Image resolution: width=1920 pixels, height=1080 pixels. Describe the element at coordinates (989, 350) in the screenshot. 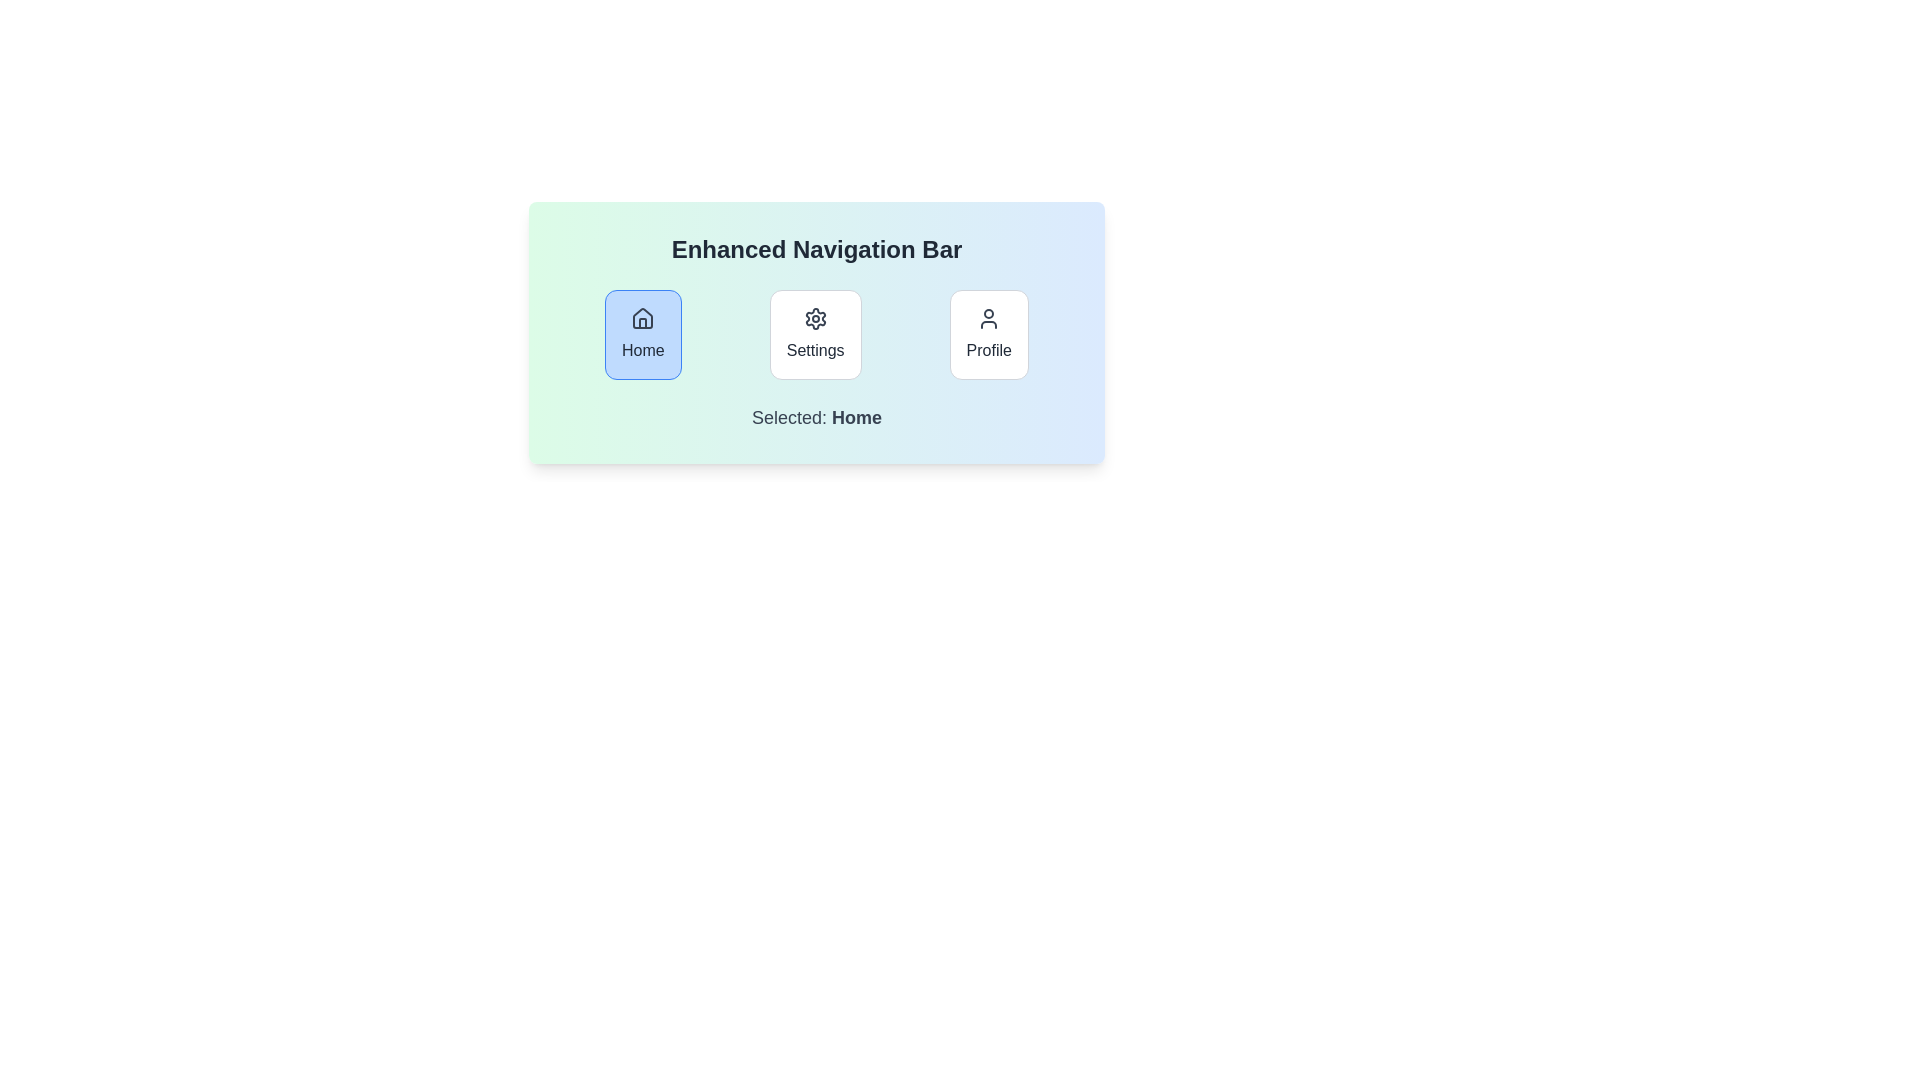

I see `the 'Profile' text label, which is styled in gray and located centrally in the navigation bar beneath a person icon` at that location.